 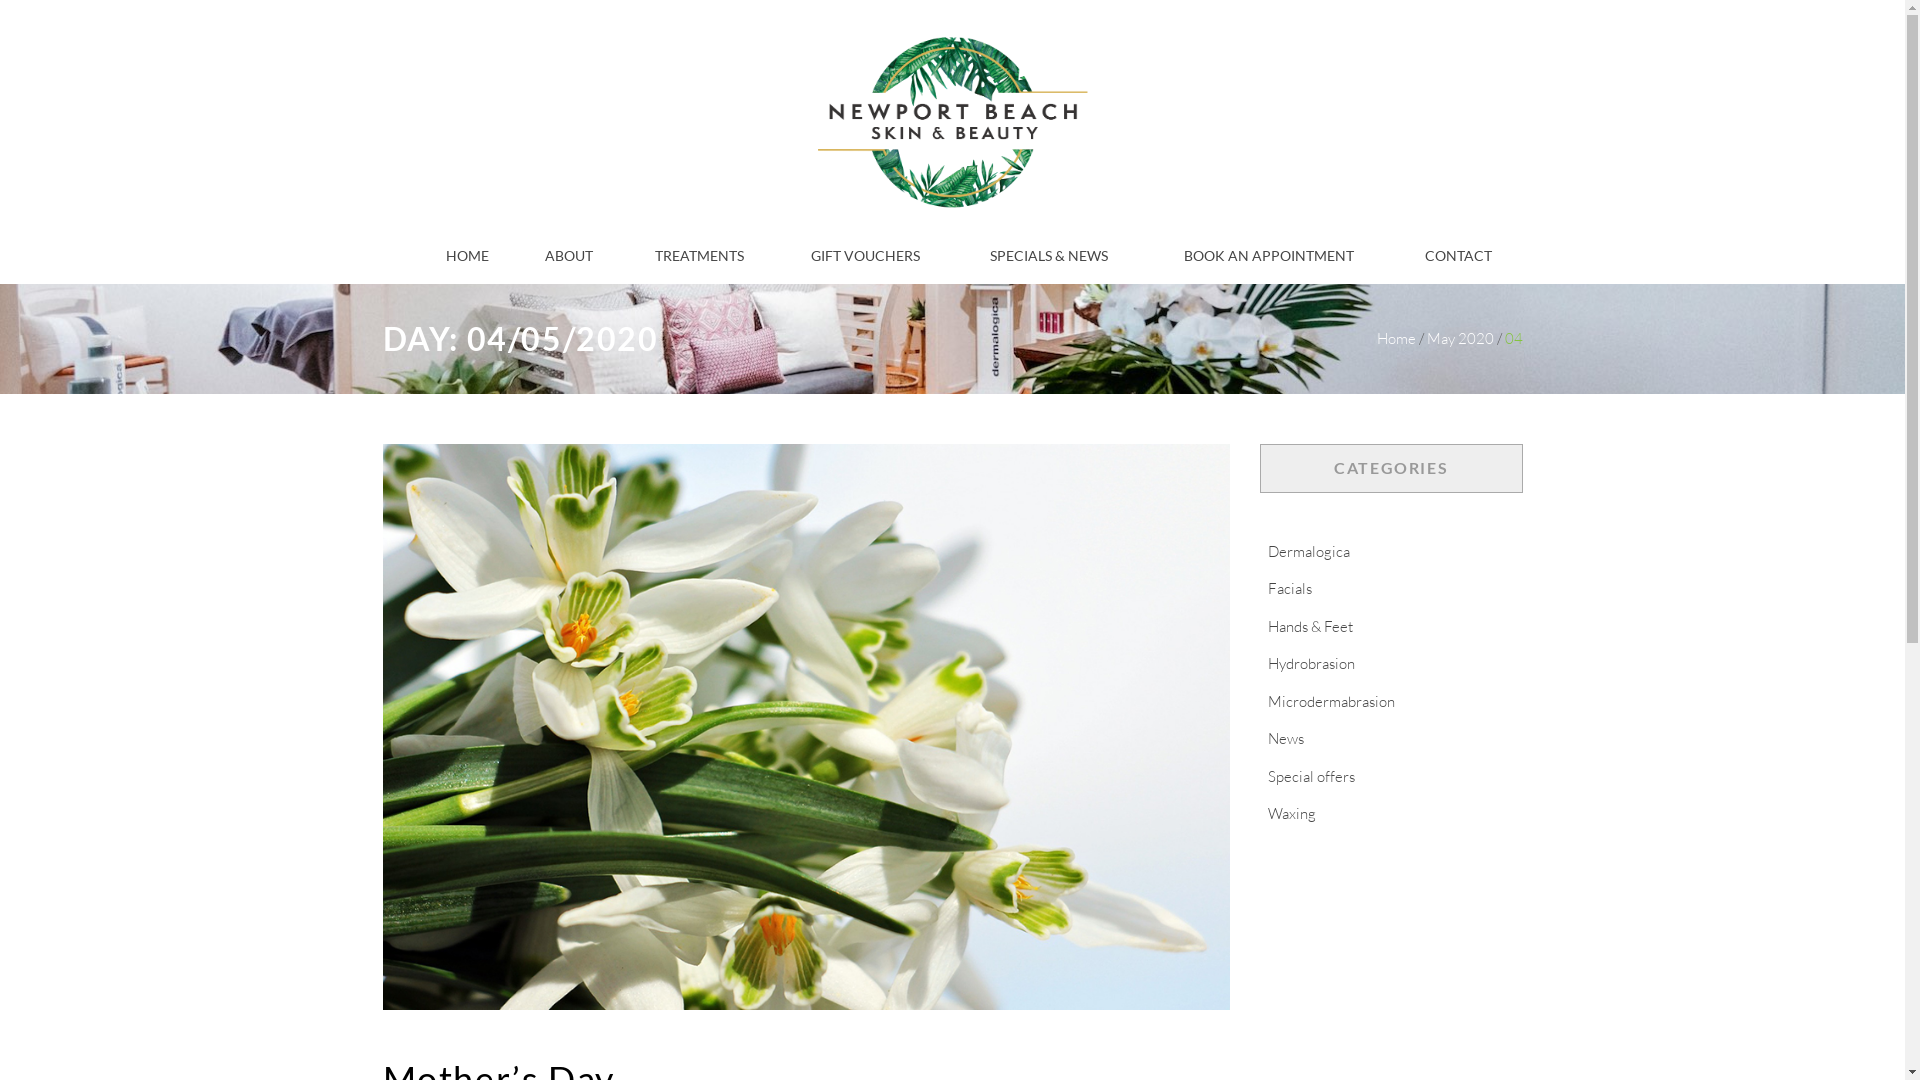 I want to click on 'BOOK AN APPOINTMENT', so click(x=1267, y=255).